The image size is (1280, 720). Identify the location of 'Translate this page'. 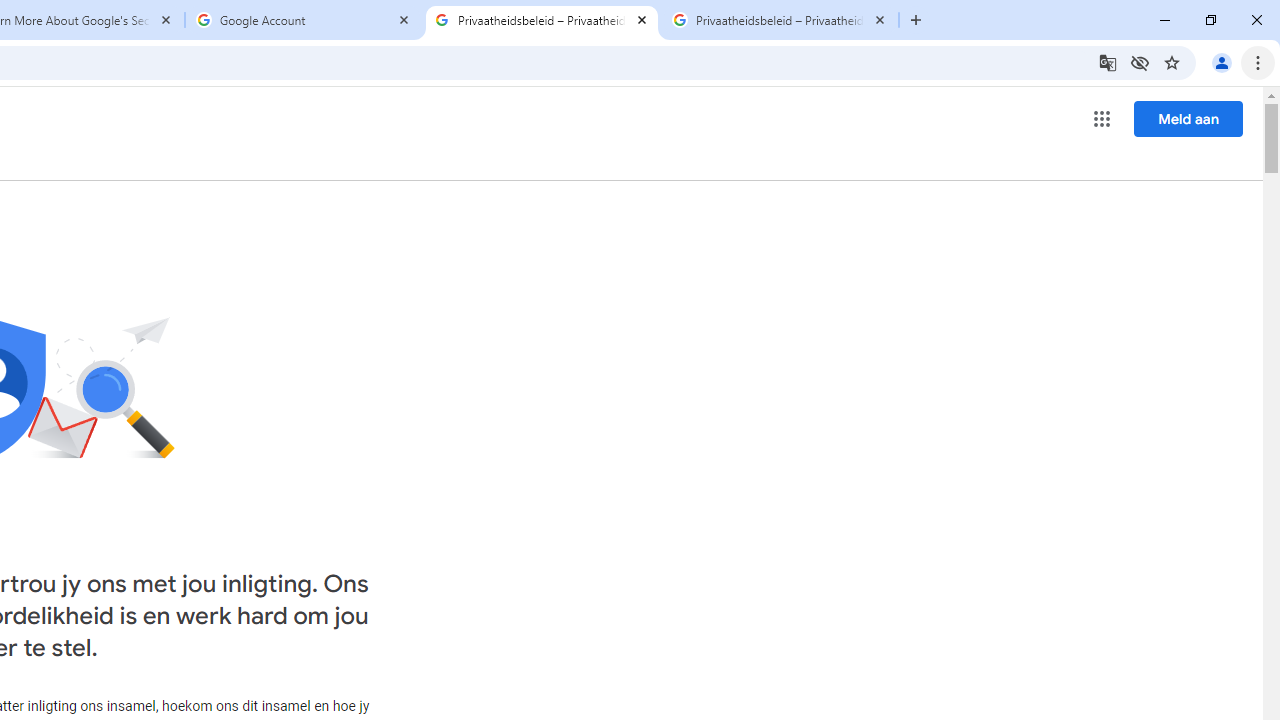
(1106, 61).